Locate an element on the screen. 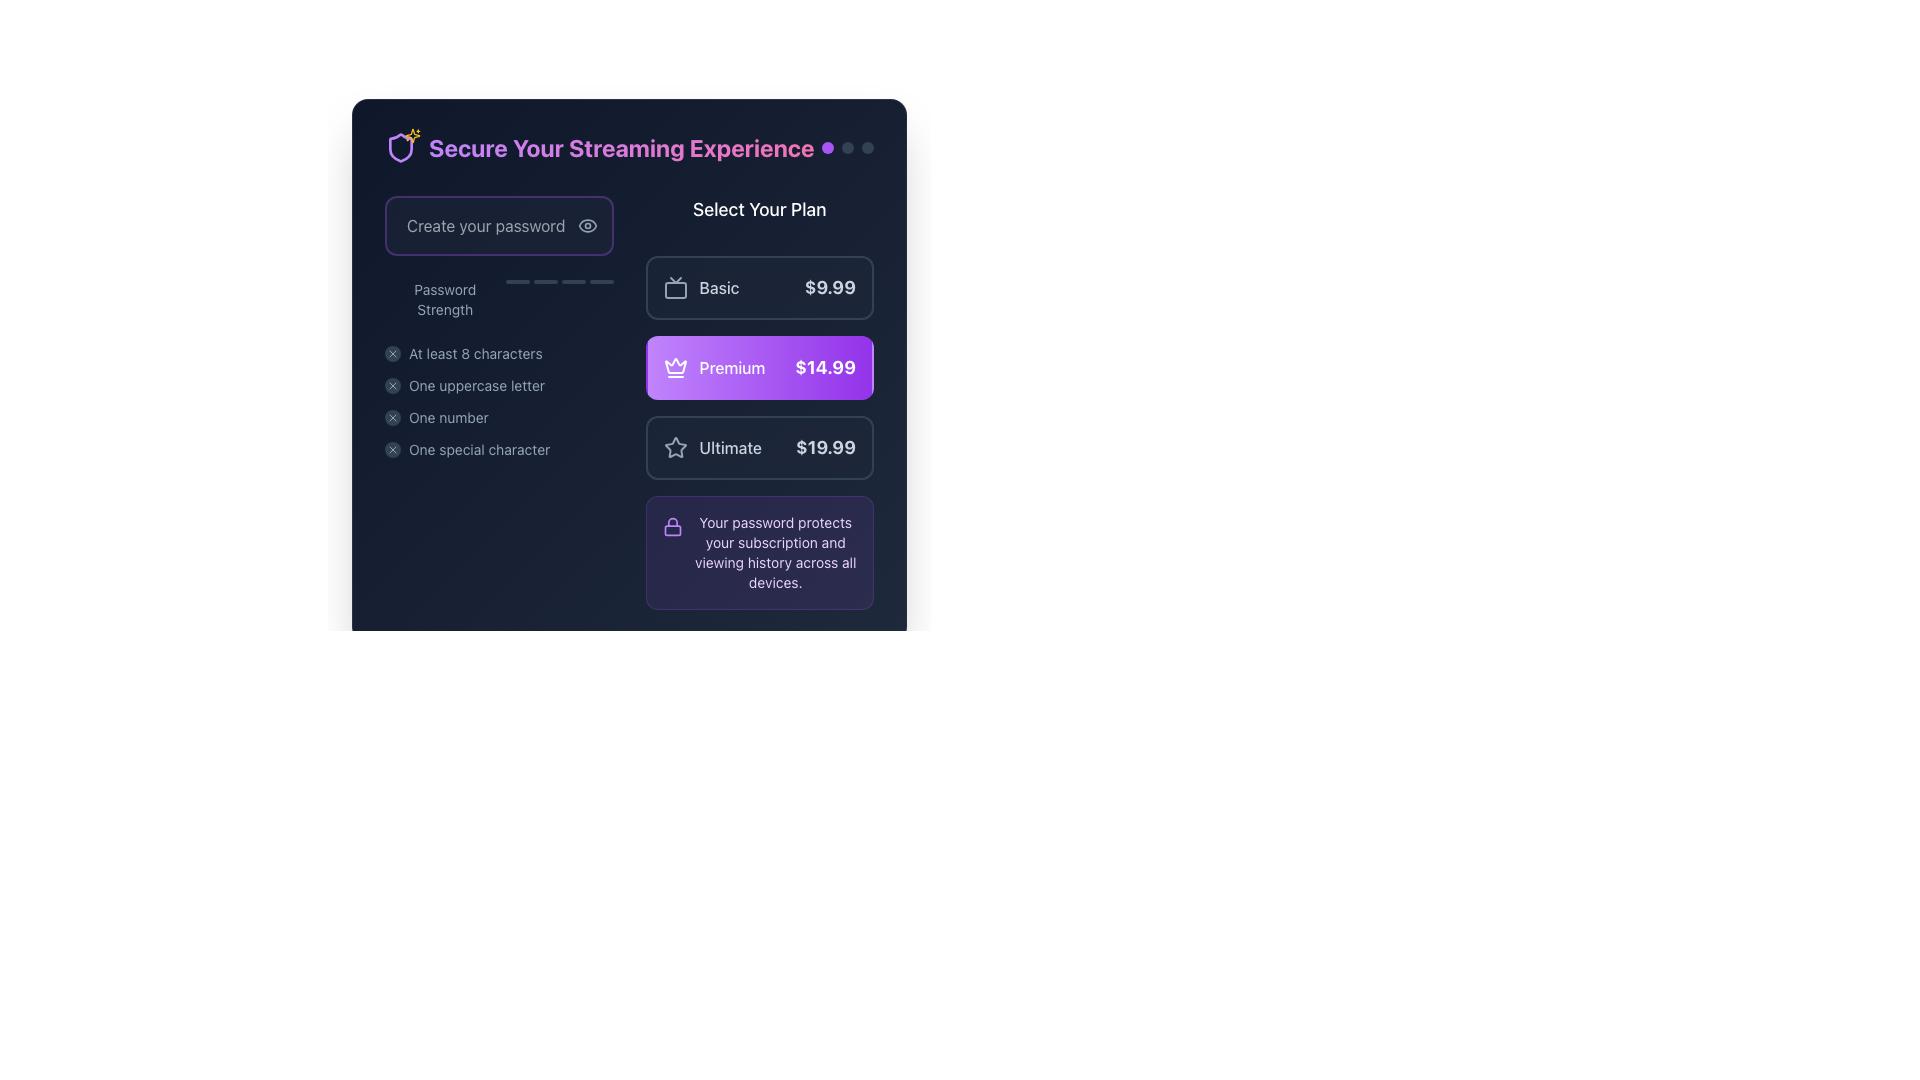 The height and width of the screenshot is (1080, 1920). the Premium subscription plan text label, which is positioned to the right of a crown icon in the 'Select Your Plan' section is located at coordinates (731, 367).